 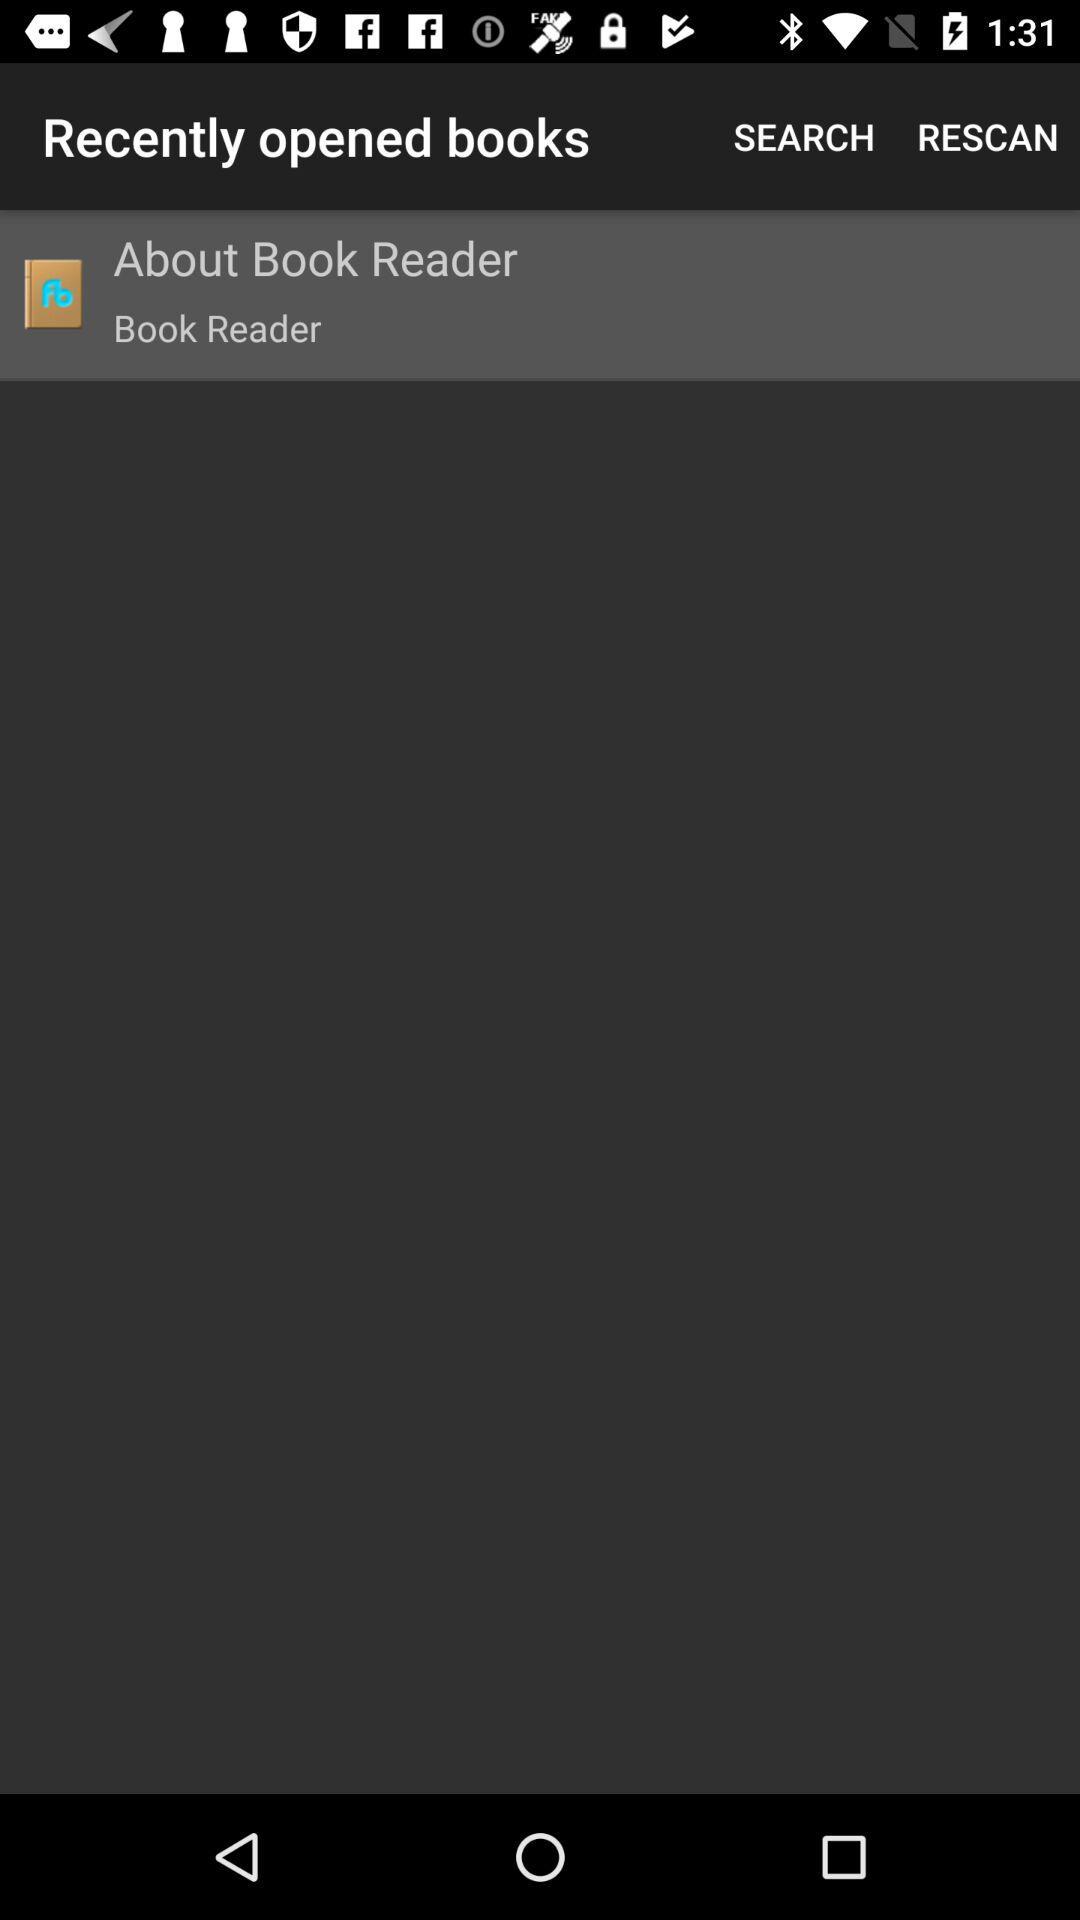 I want to click on the item next to the about book reader icon, so click(x=51, y=292).